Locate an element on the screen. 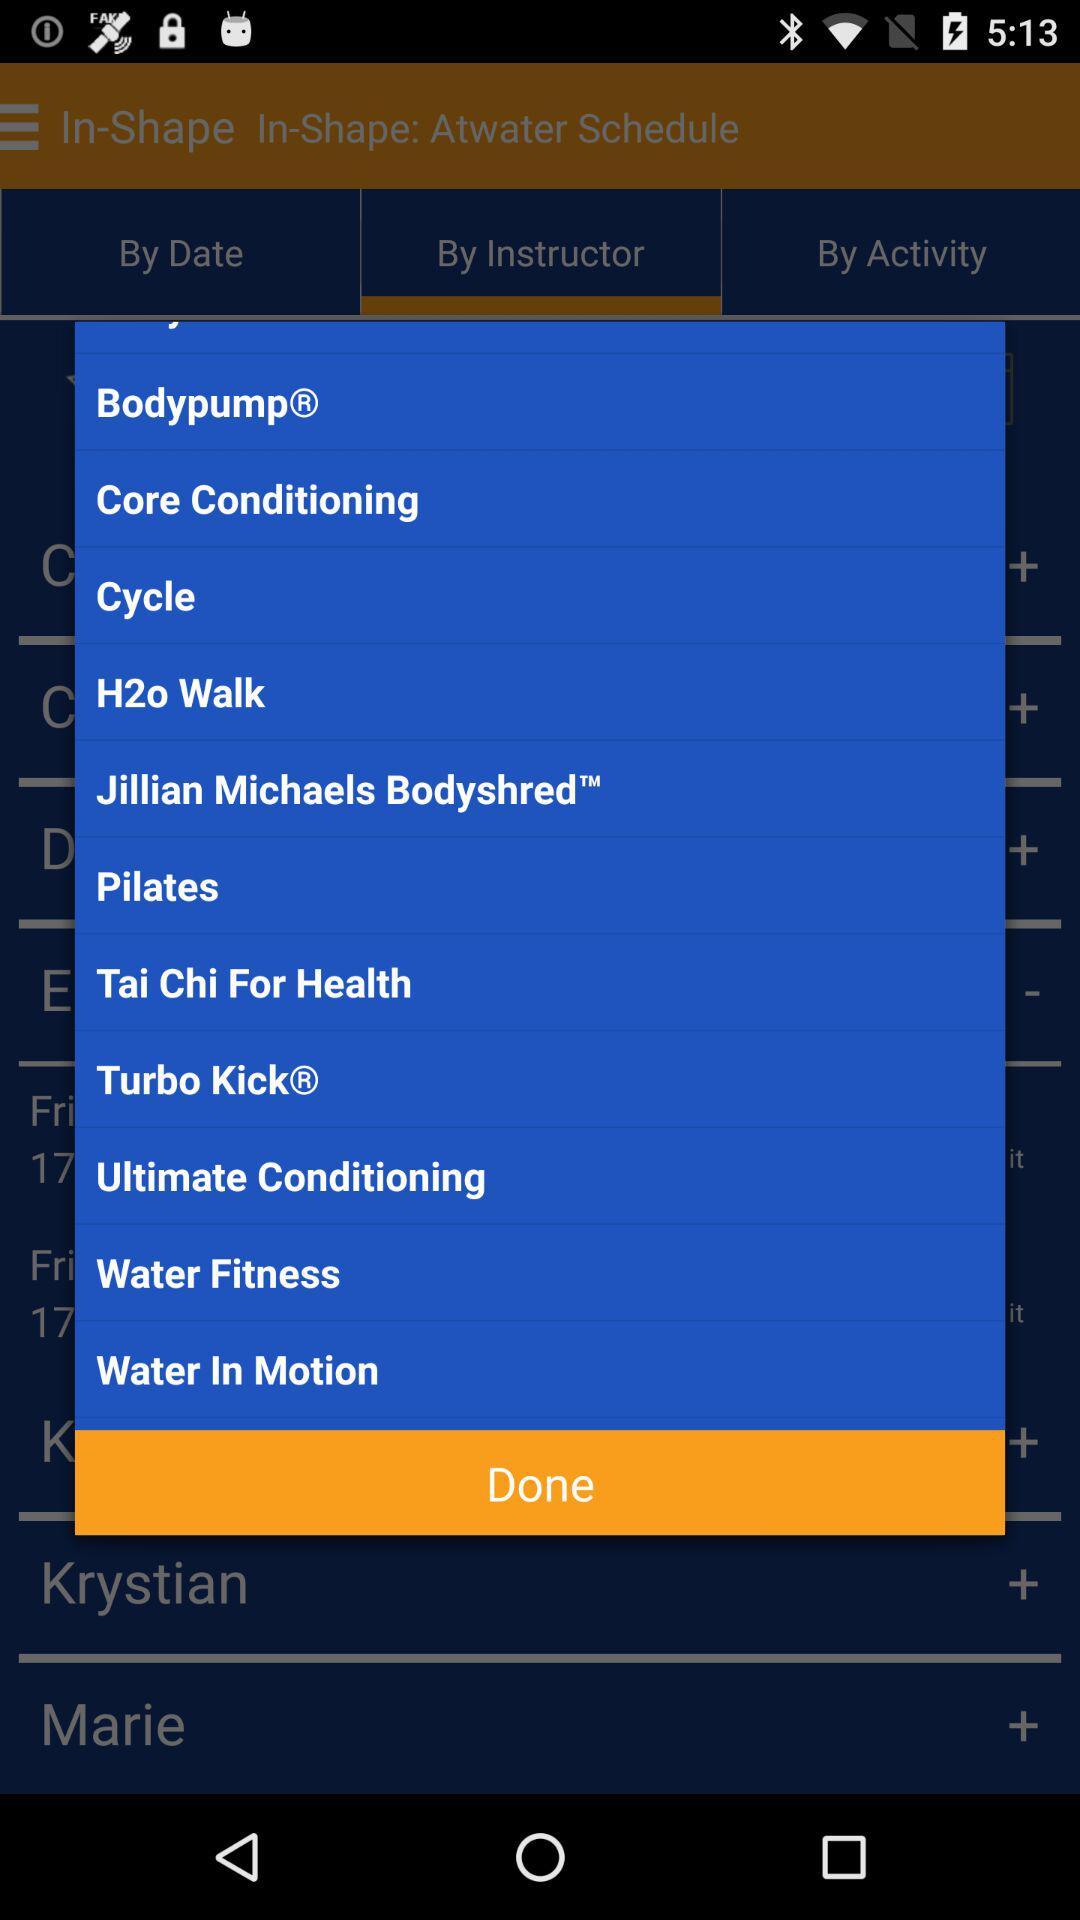 The image size is (1080, 1920). the app above the yoga icon is located at coordinates (540, 1368).